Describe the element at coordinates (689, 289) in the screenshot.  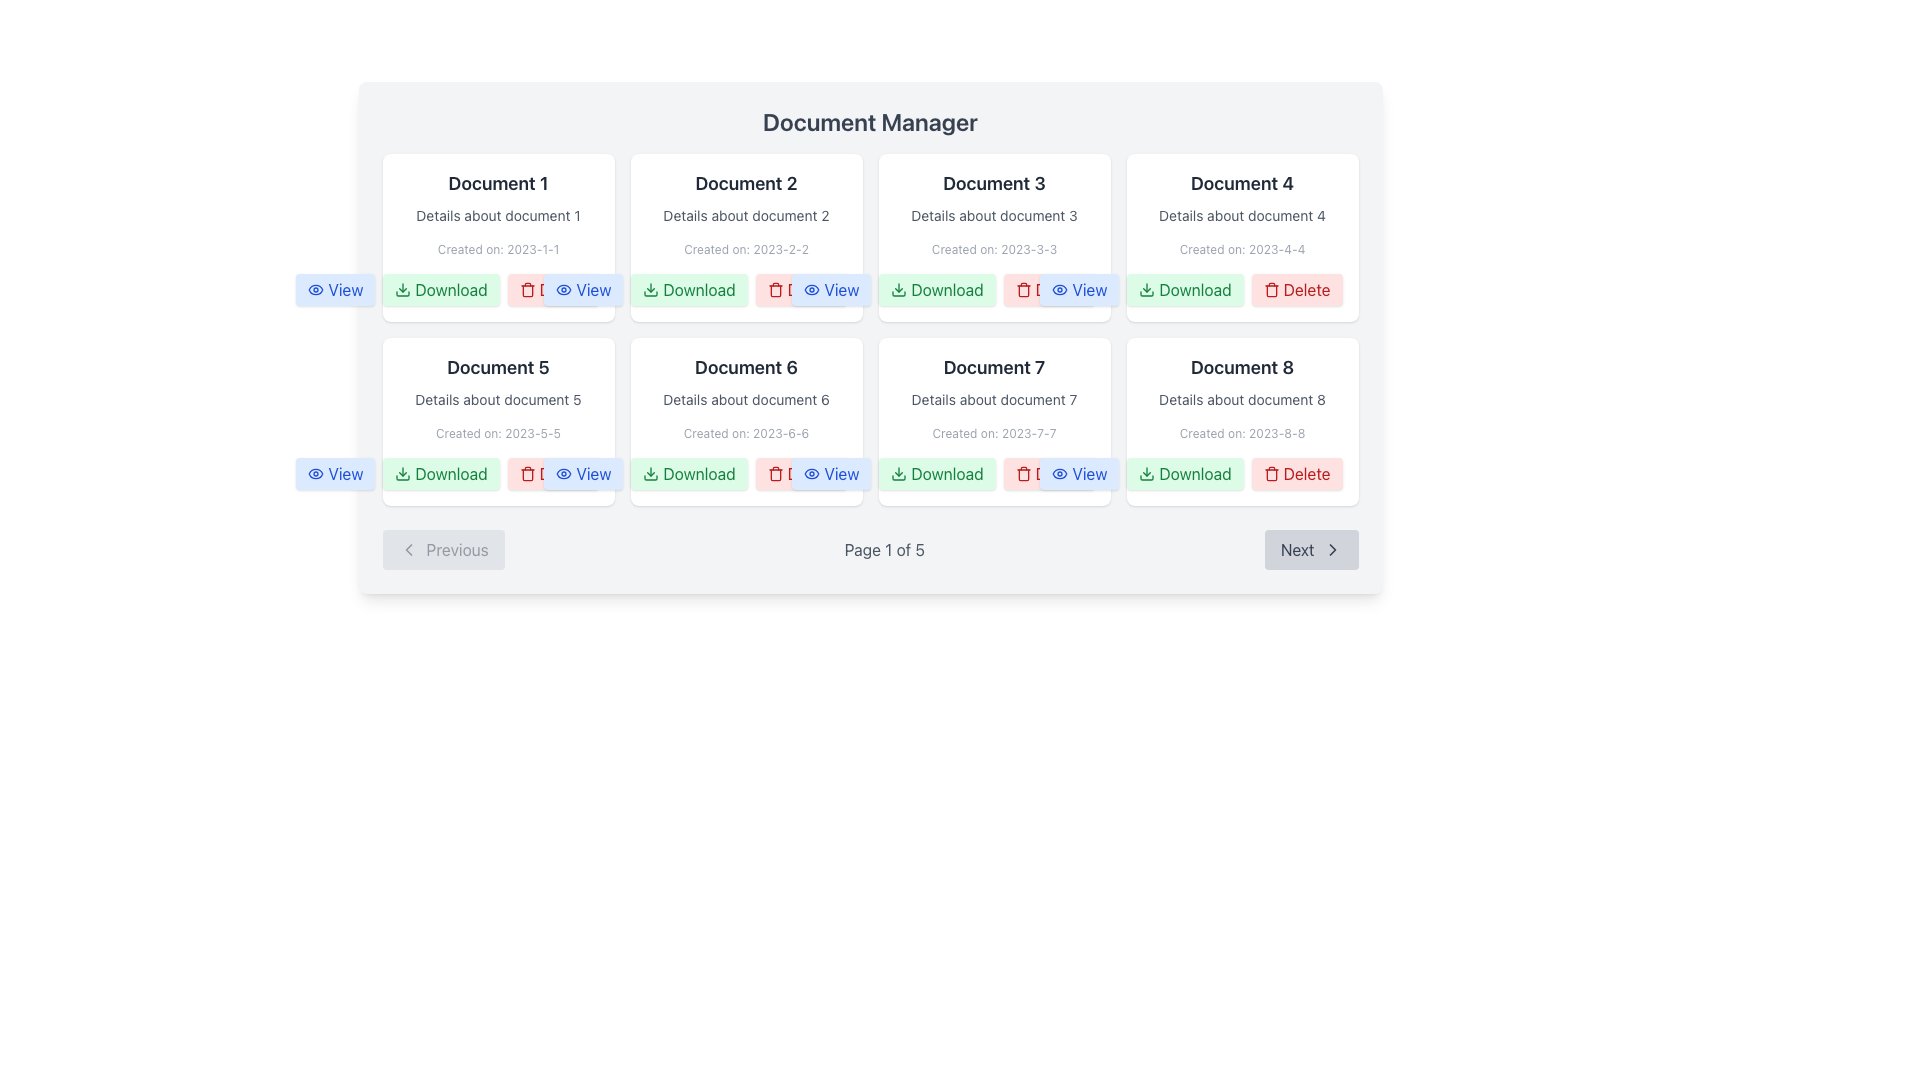
I see `the 'Download' button with a green background and a download icon, located under the 'Document 2' card in the Document Manager interface` at that location.